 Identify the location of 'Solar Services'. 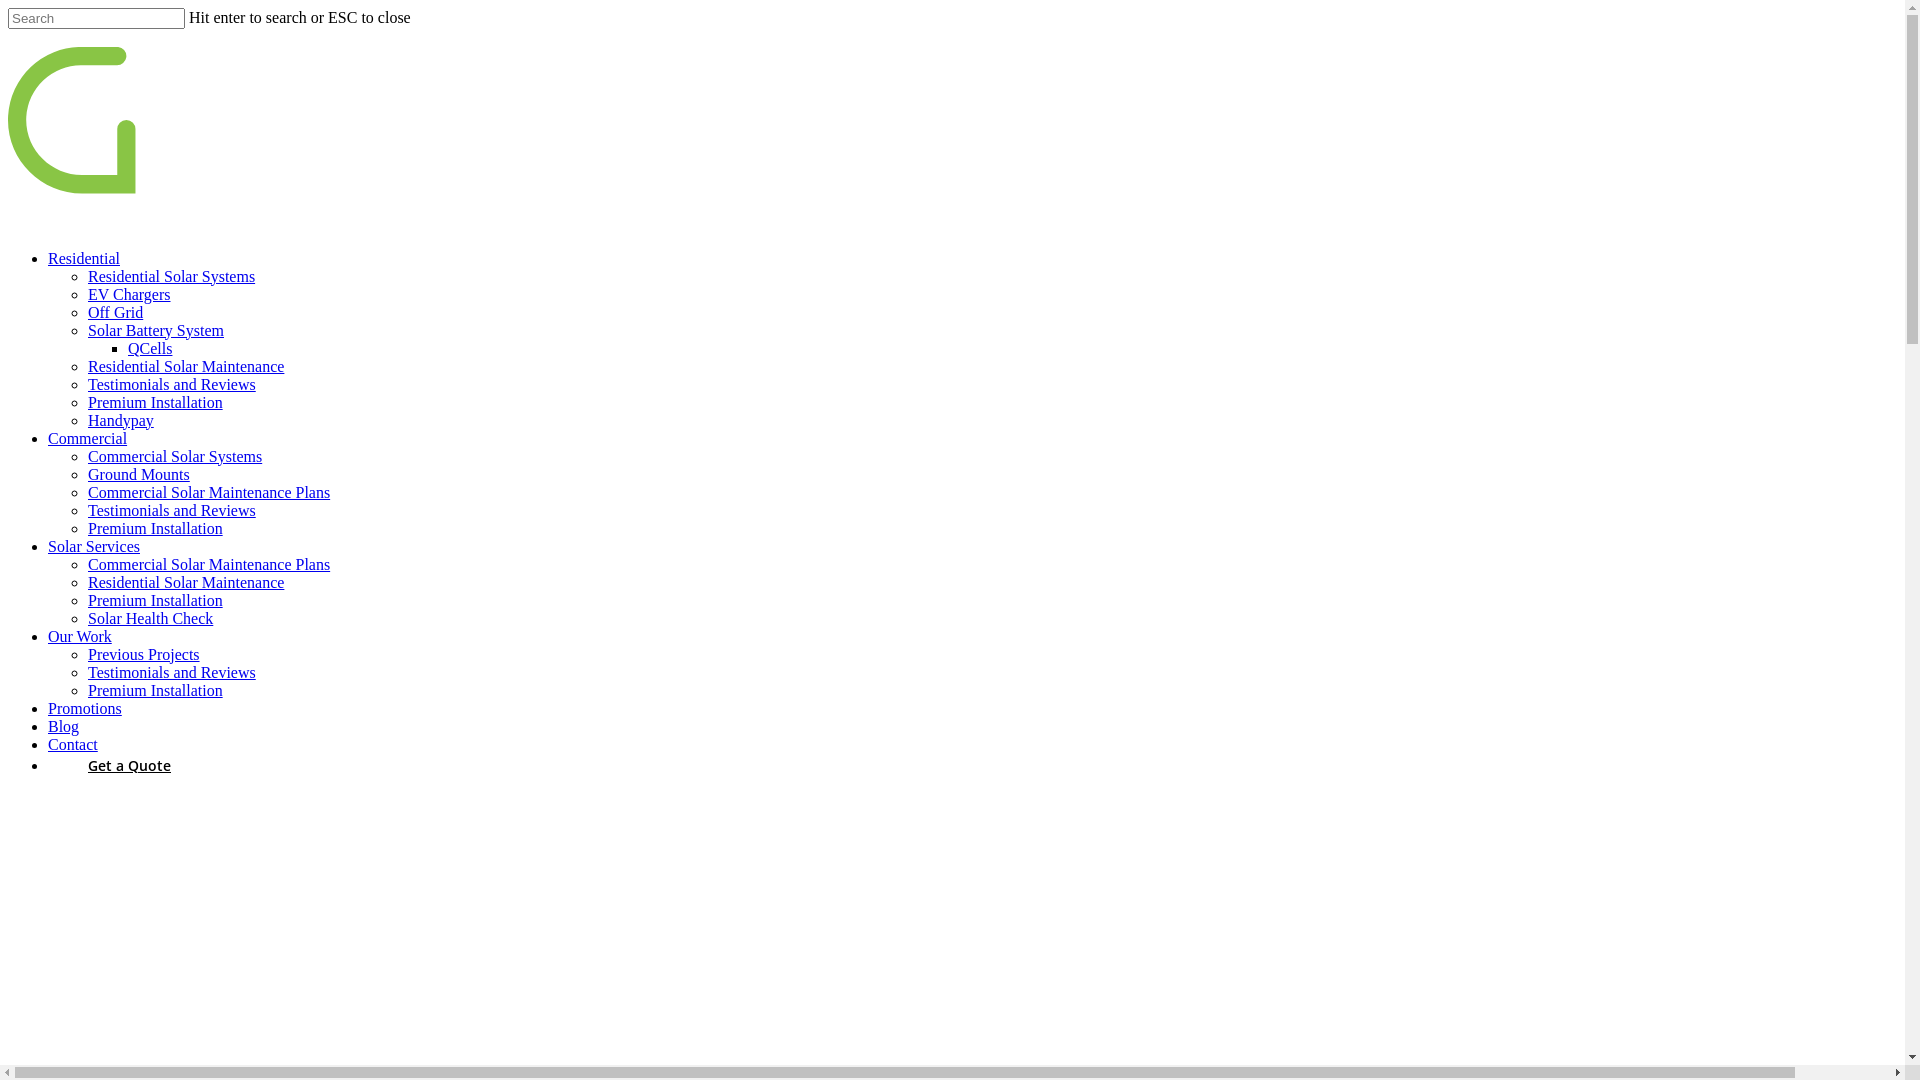
(93, 546).